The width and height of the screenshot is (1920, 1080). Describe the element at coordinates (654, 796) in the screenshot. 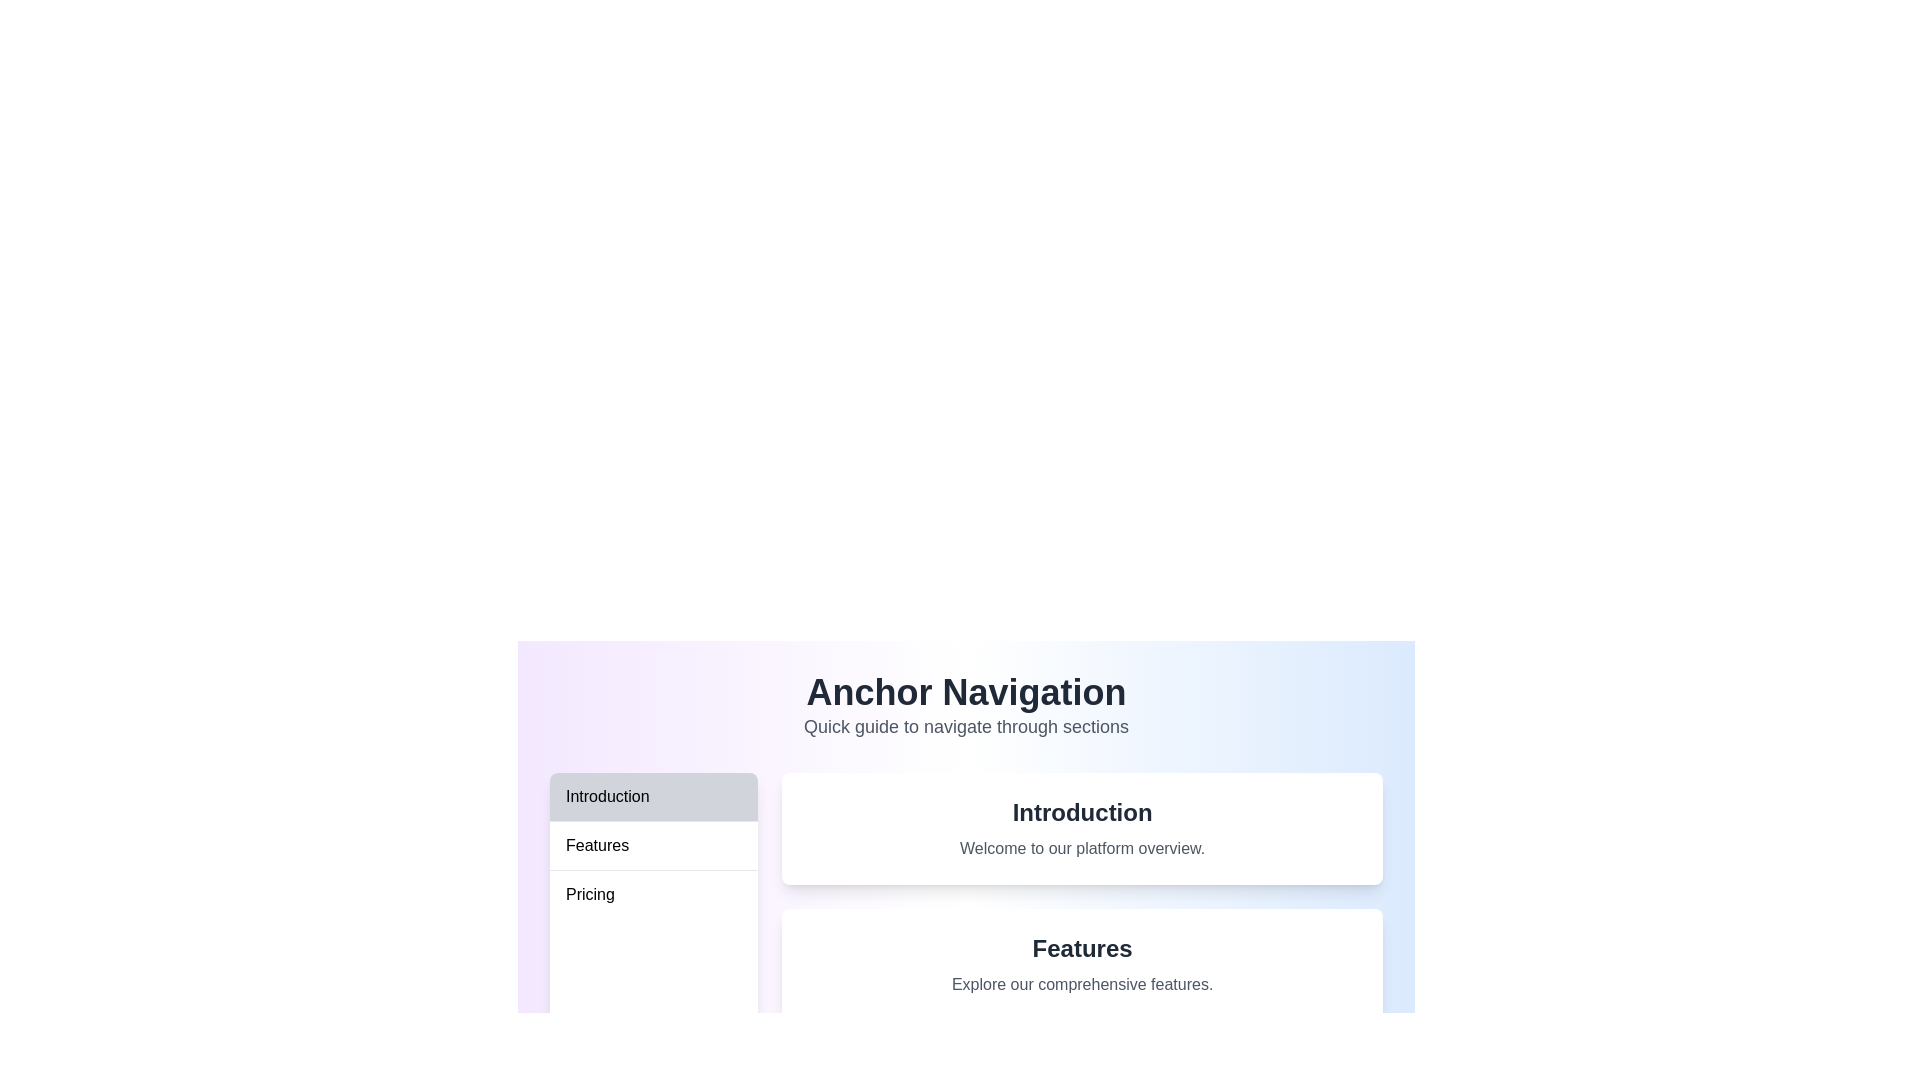

I see `the 'Introduction' button, which is styled with a bold font on a gray background and is the first entry in the vertical list of items` at that location.